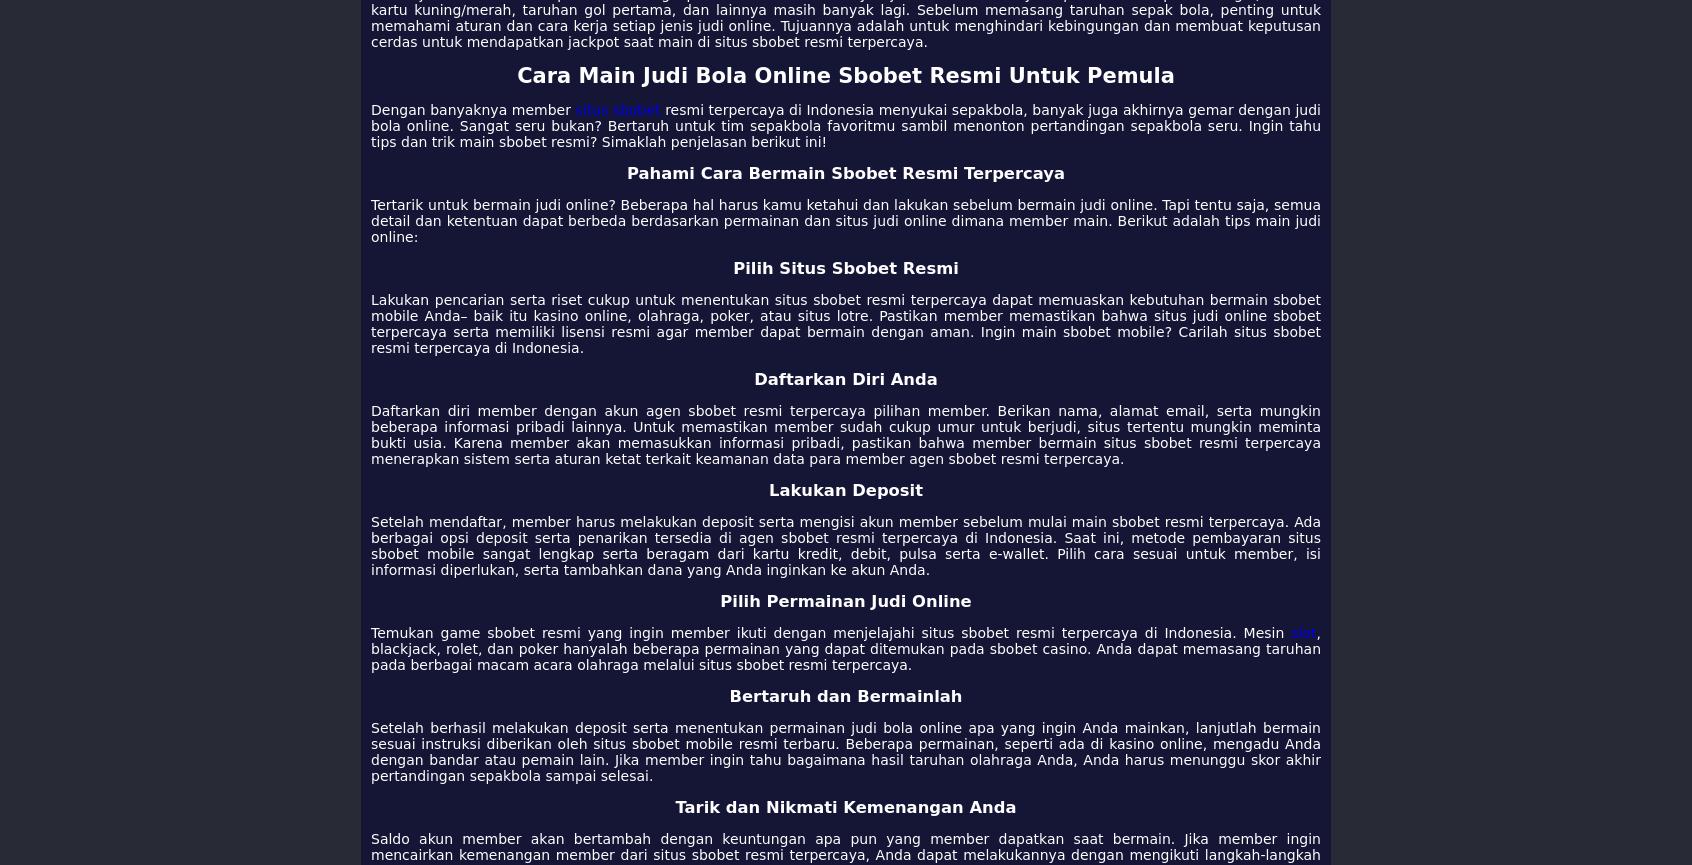  Describe the element at coordinates (845, 267) in the screenshot. I see `'Pilih Situs Sbobet Resmi'` at that location.